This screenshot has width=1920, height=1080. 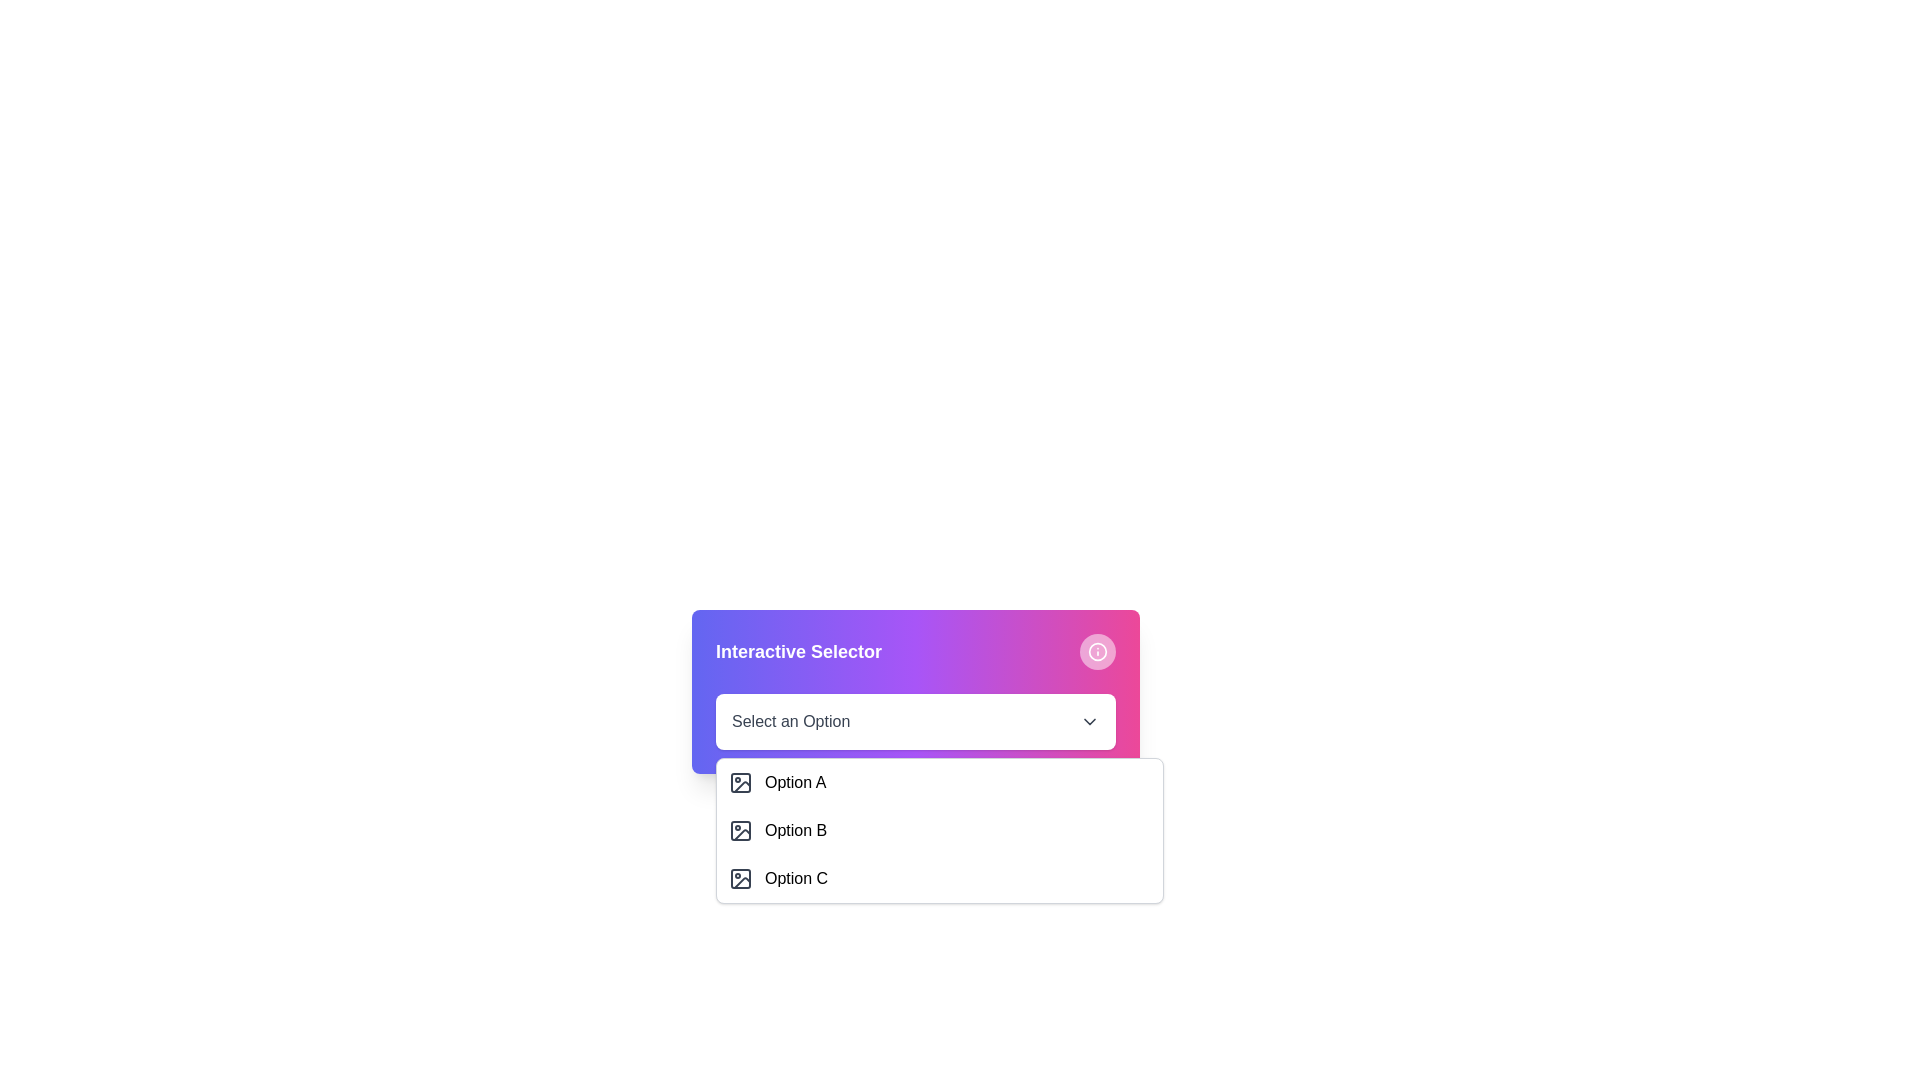 What do you see at coordinates (739, 830) in the screenshot?
I see `the icon representing 'Option B' in the dropdown menu` at bounding box center [739, 830].